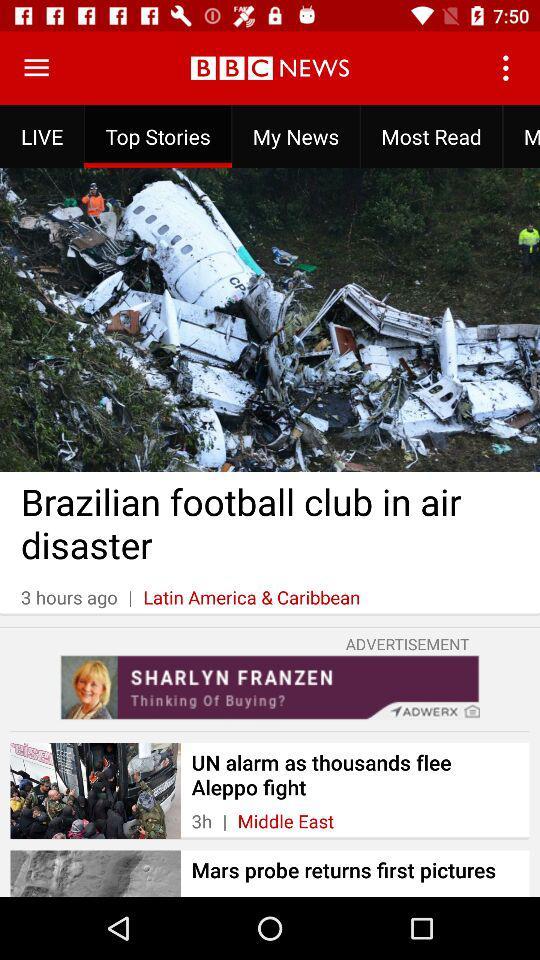 This screenshot has width=540, height=960. Describe the element at coordinates (36, 68) in the screenshot. I see `show menu` at that location.